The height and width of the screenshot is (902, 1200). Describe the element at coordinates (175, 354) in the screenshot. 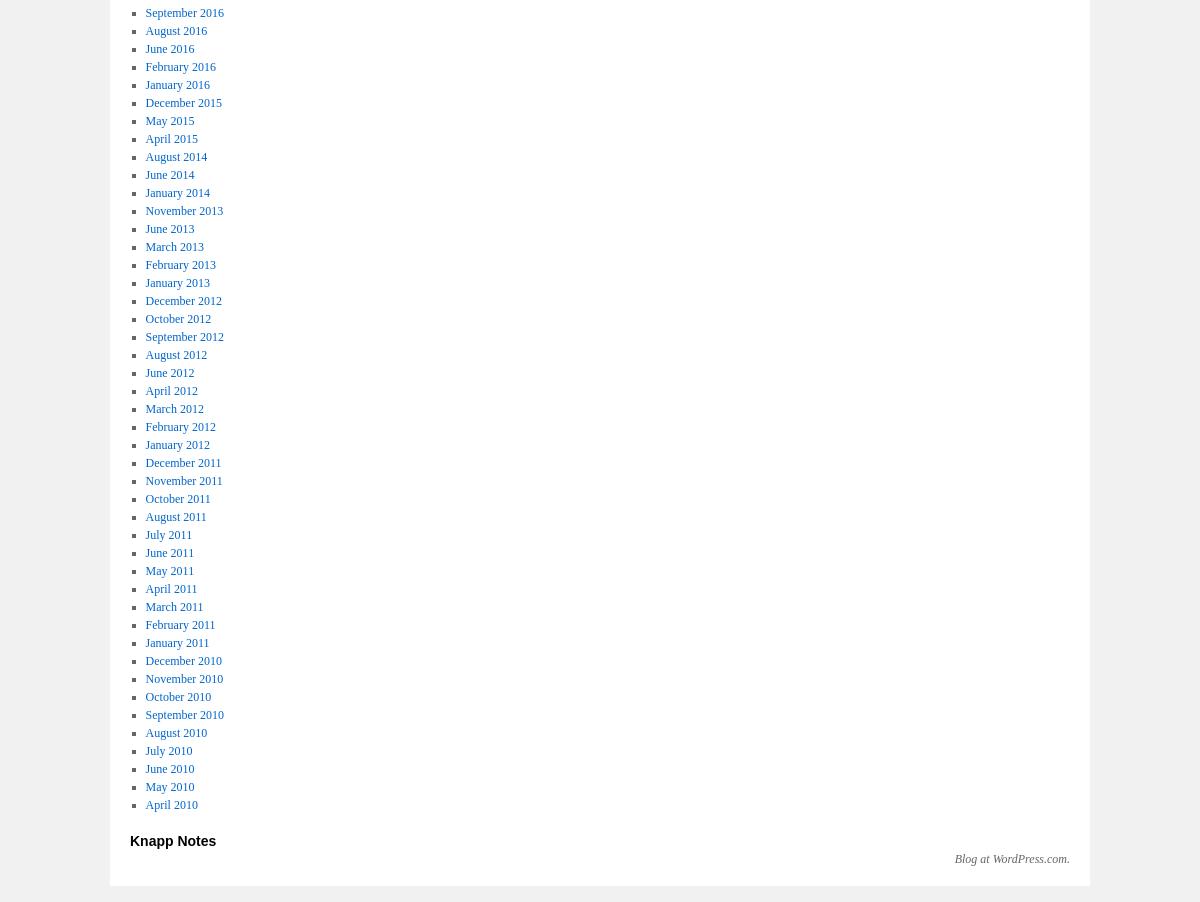

I see `'August 2012'` at that location.